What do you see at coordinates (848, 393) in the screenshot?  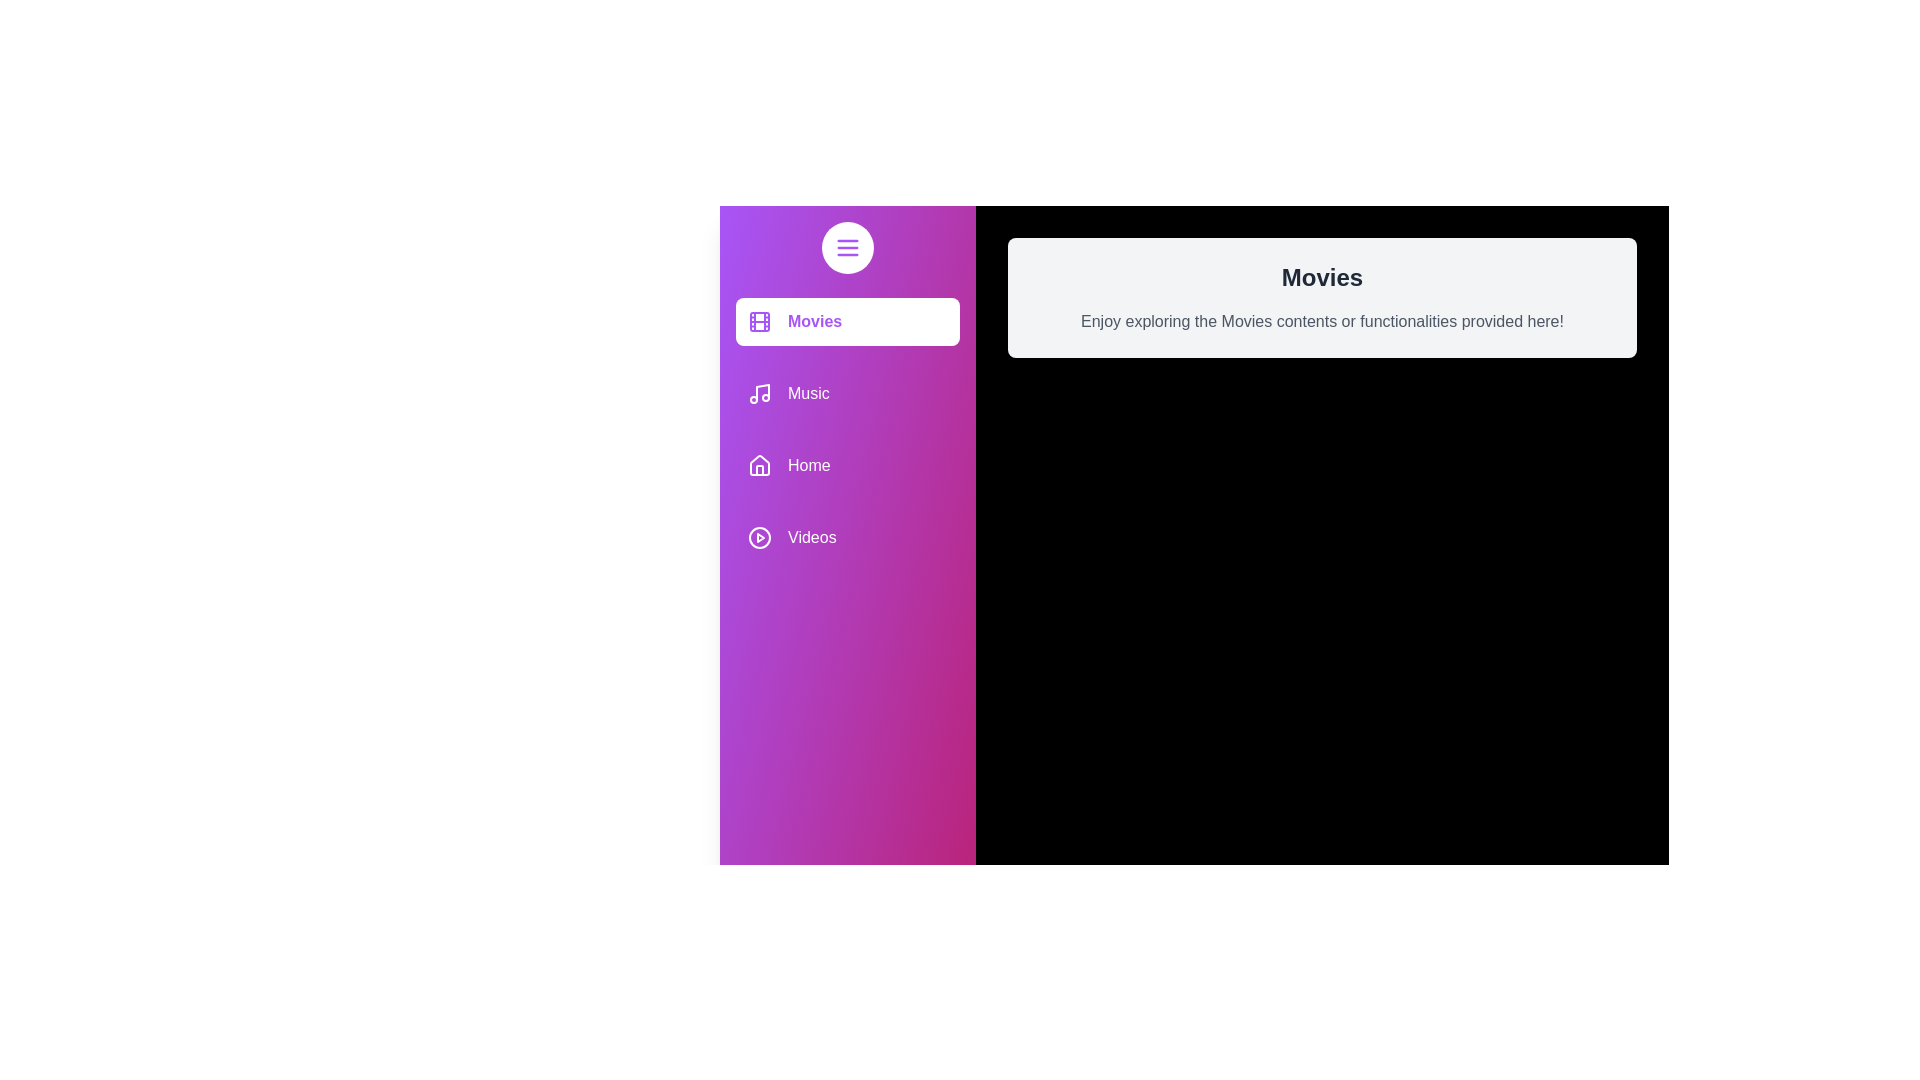 I see `the media category item Music to receive feedback` at bounding box center [848, 393].